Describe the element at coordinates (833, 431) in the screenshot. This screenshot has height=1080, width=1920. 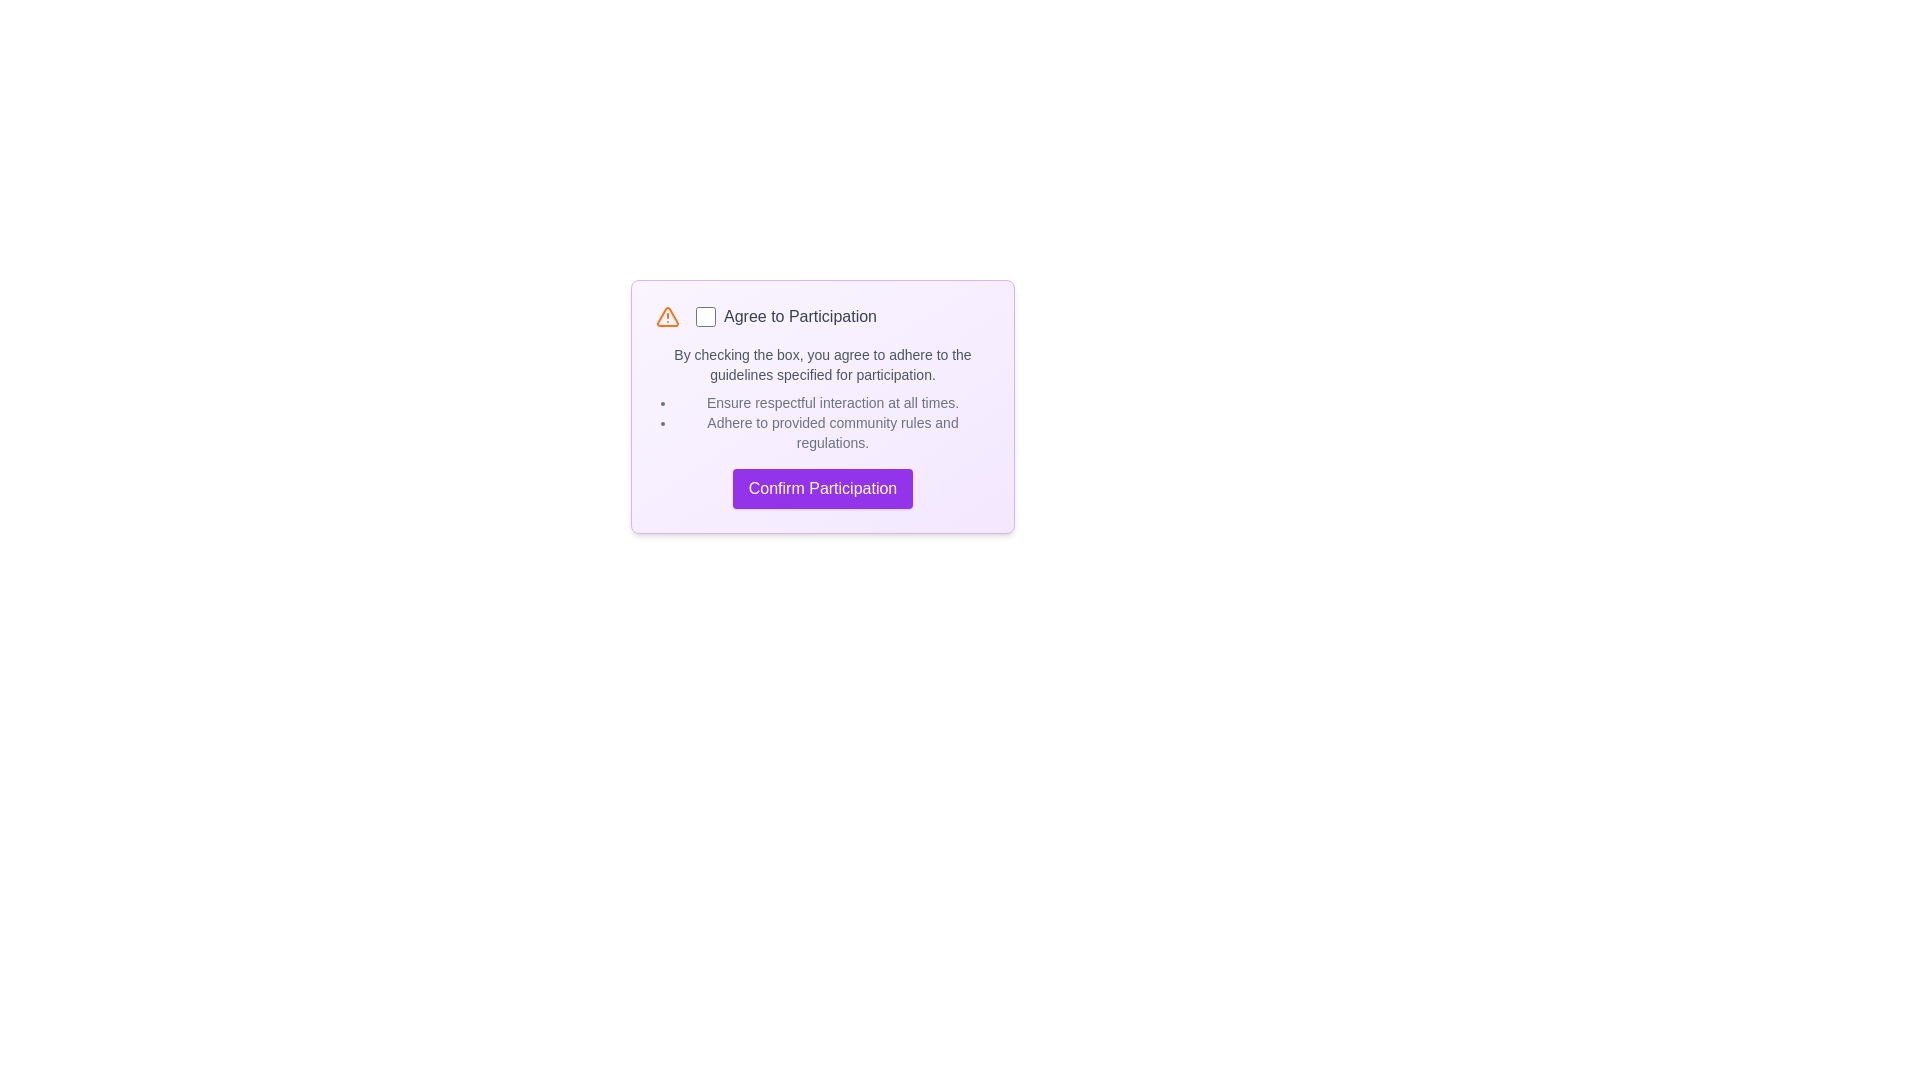
I see `the text label reading 'Adhere to provided community rules and regulations.' which is styled in gray and part of a bulleted list beneath the agreement checkbox in the dialog box` at that location.